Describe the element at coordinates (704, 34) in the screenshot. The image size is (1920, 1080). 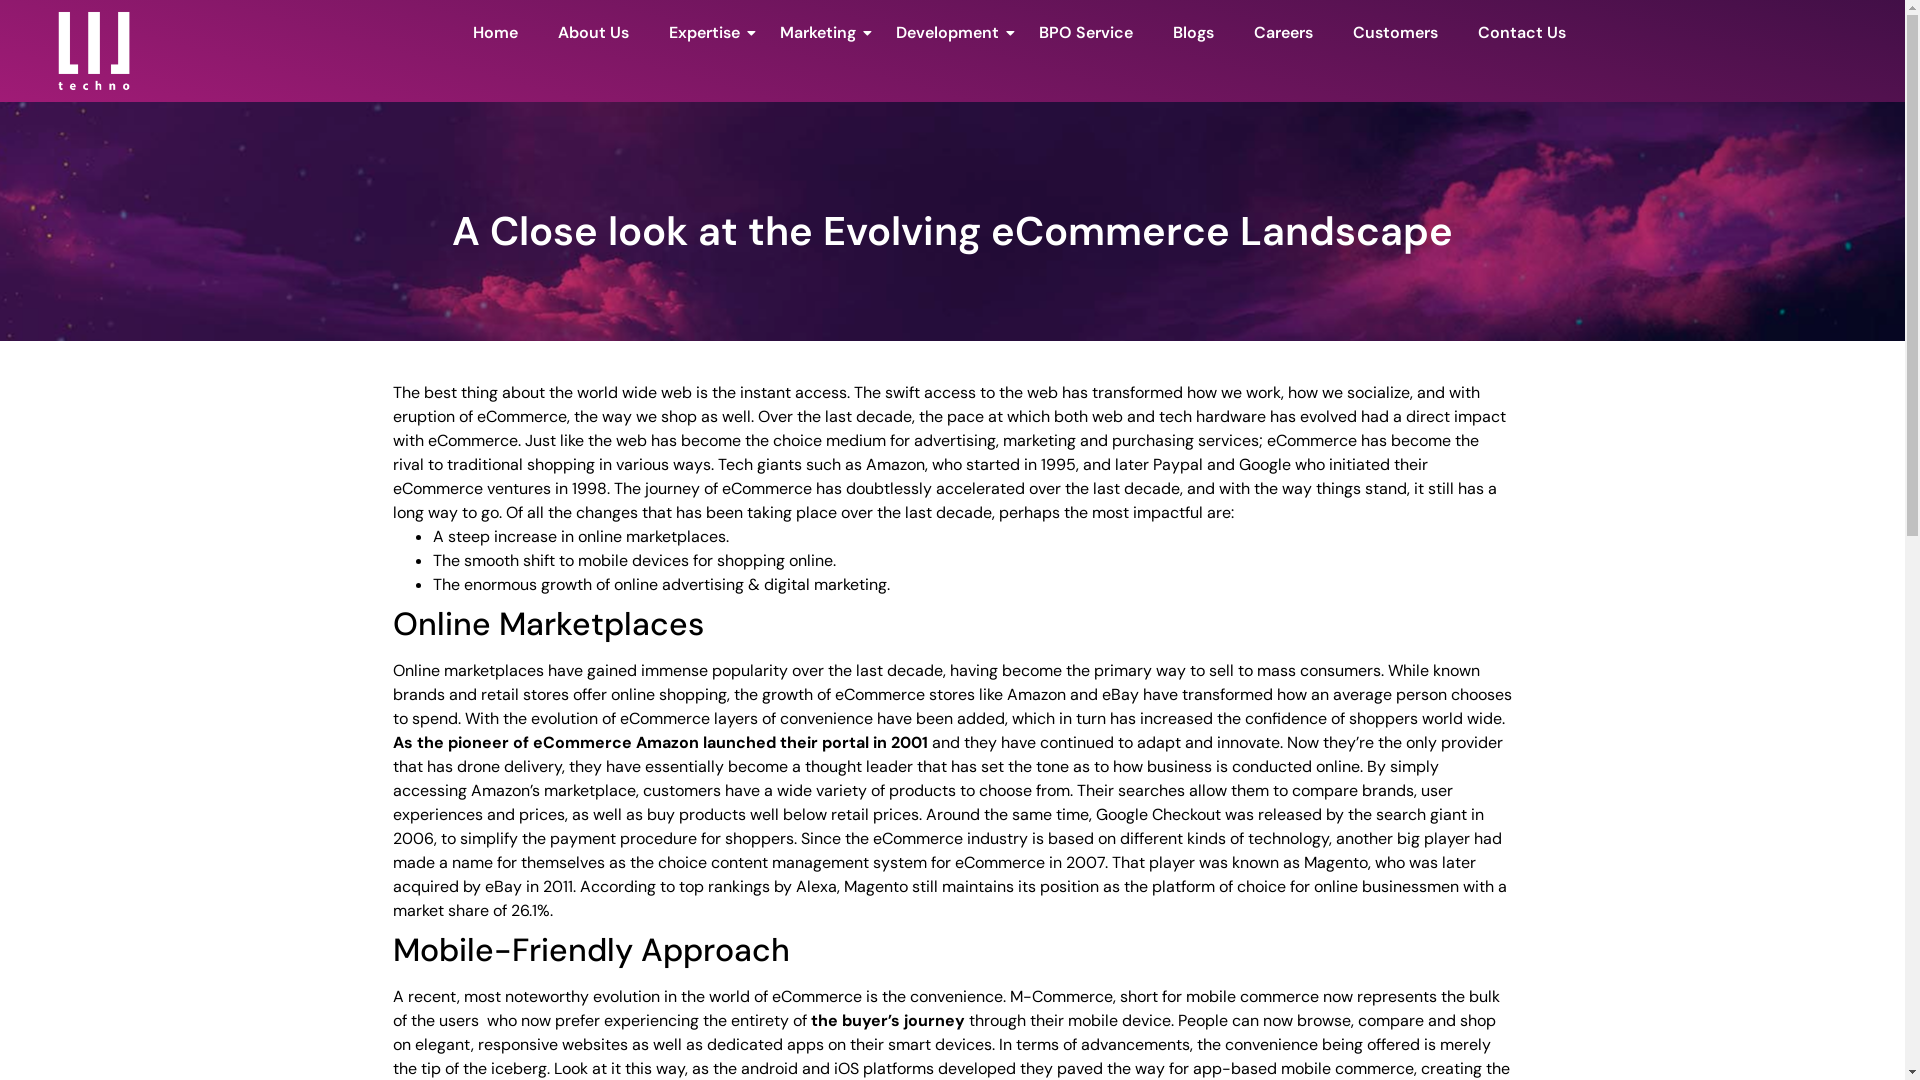
I see `'Expertise'` at that location.